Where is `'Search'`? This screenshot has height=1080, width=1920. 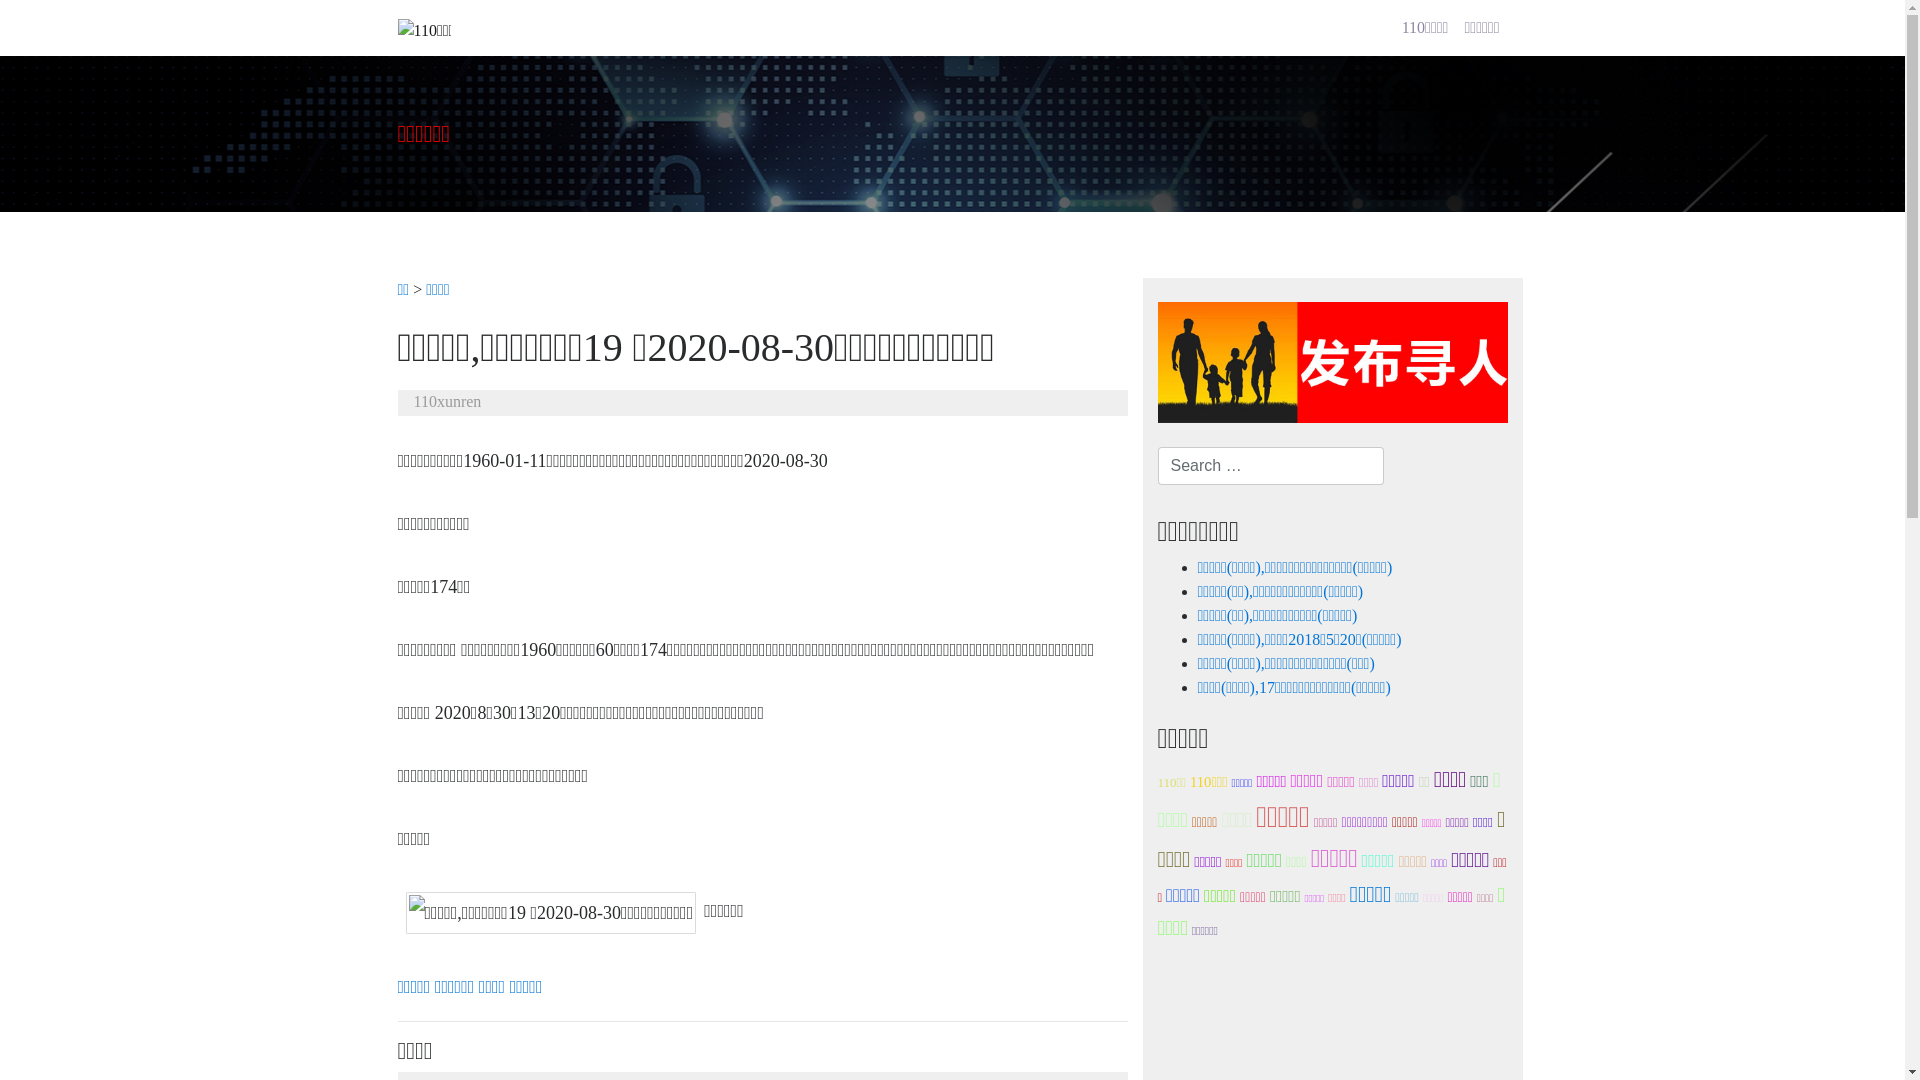 'Search' is located at coordinates (0, 19).